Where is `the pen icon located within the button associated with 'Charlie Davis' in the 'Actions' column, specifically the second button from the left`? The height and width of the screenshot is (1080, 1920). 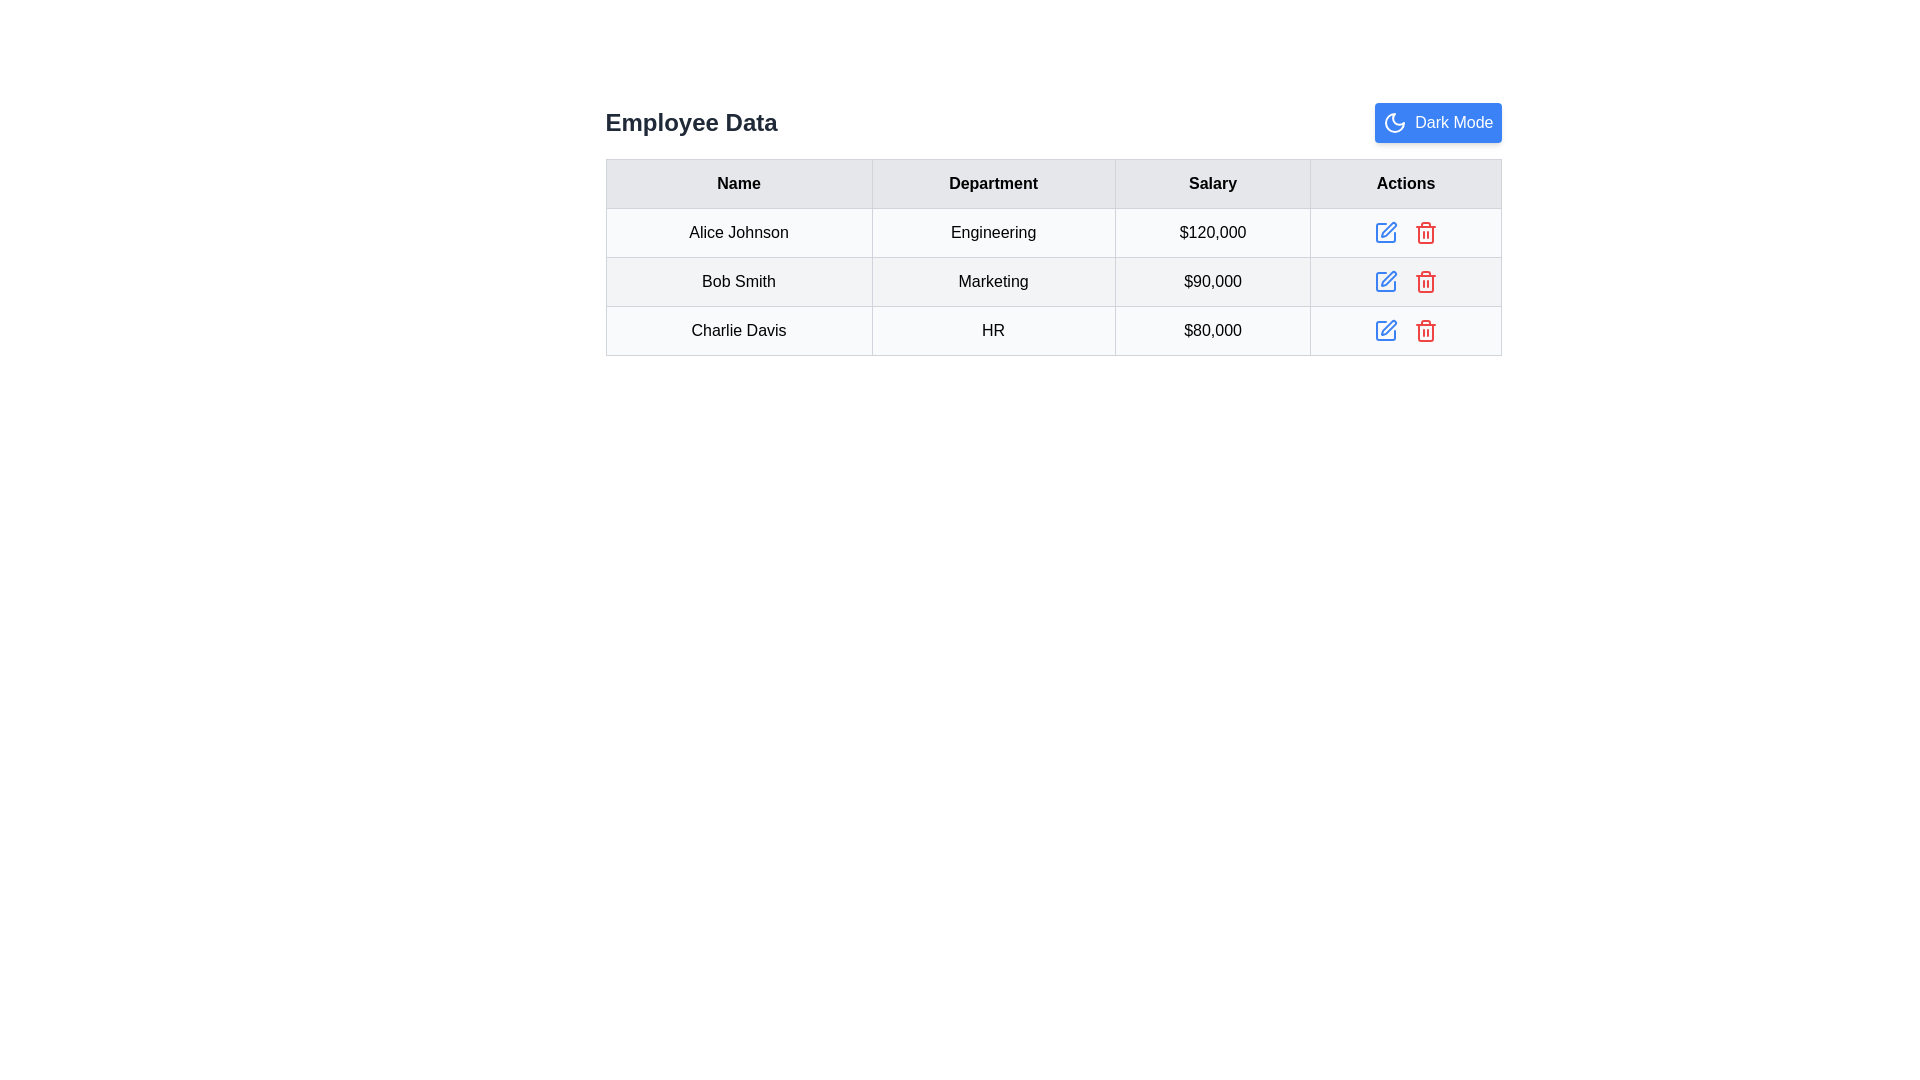 the pen icon located within the button associated with 'Charlie Davis' in the 'Actions' column, specifically the second button from the left is located at coordinates (1387, 326).